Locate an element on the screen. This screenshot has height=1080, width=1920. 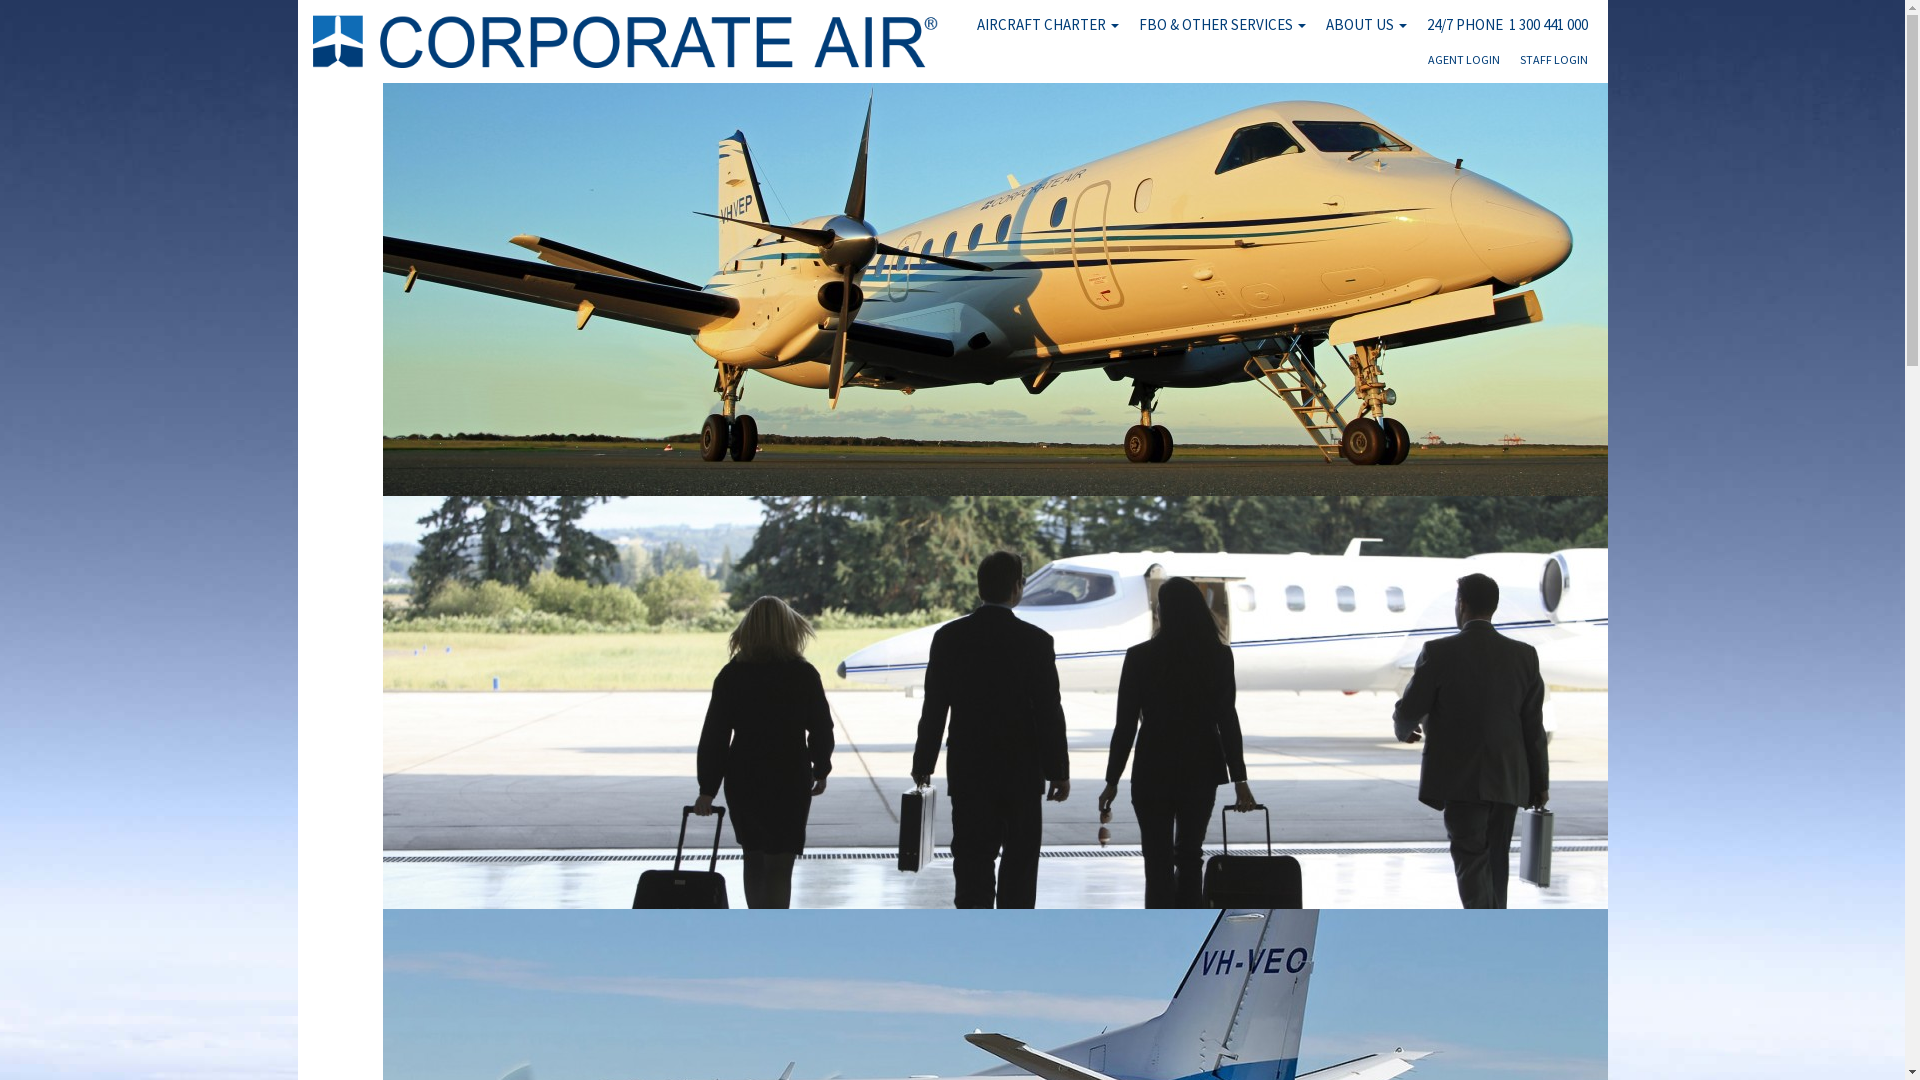
'STAFF LOGIN' is located at coordinates (1553, 64).